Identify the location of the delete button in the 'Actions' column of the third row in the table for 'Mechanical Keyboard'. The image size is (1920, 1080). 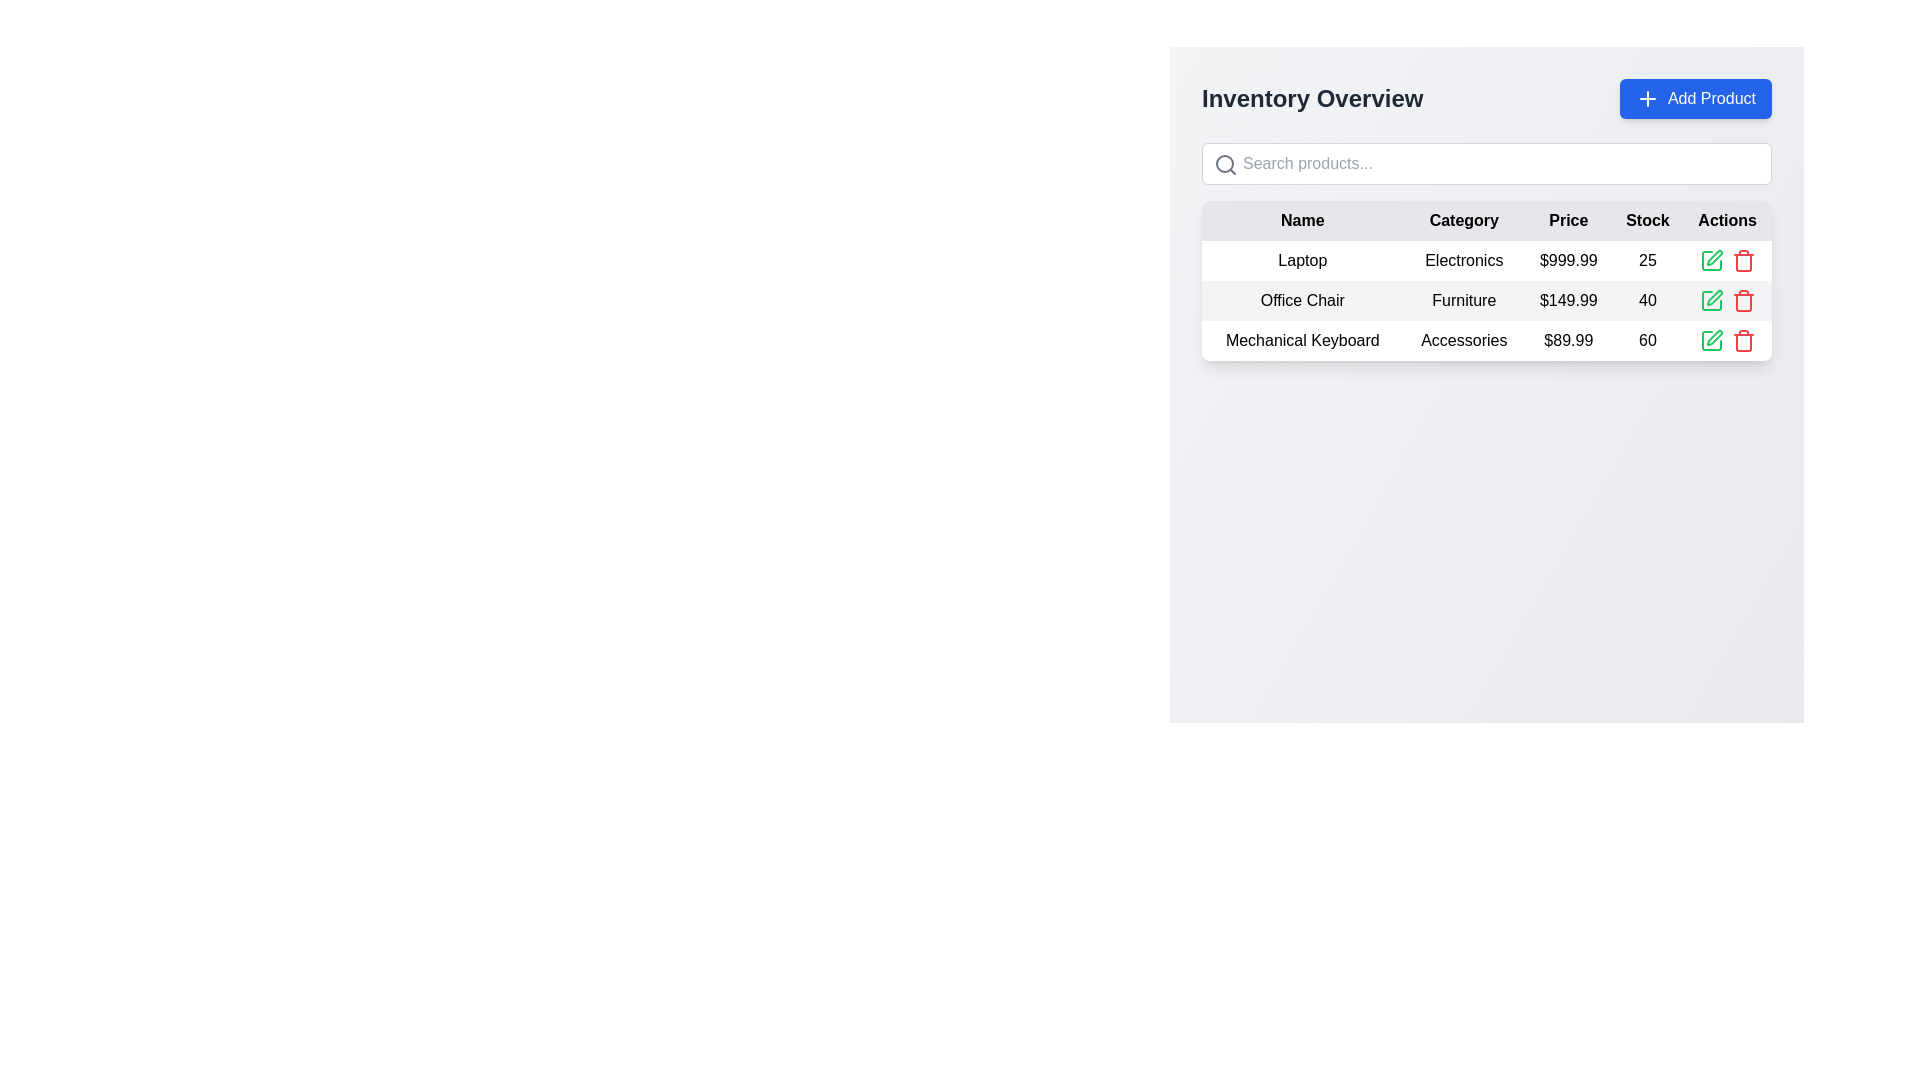
(1742, 339).